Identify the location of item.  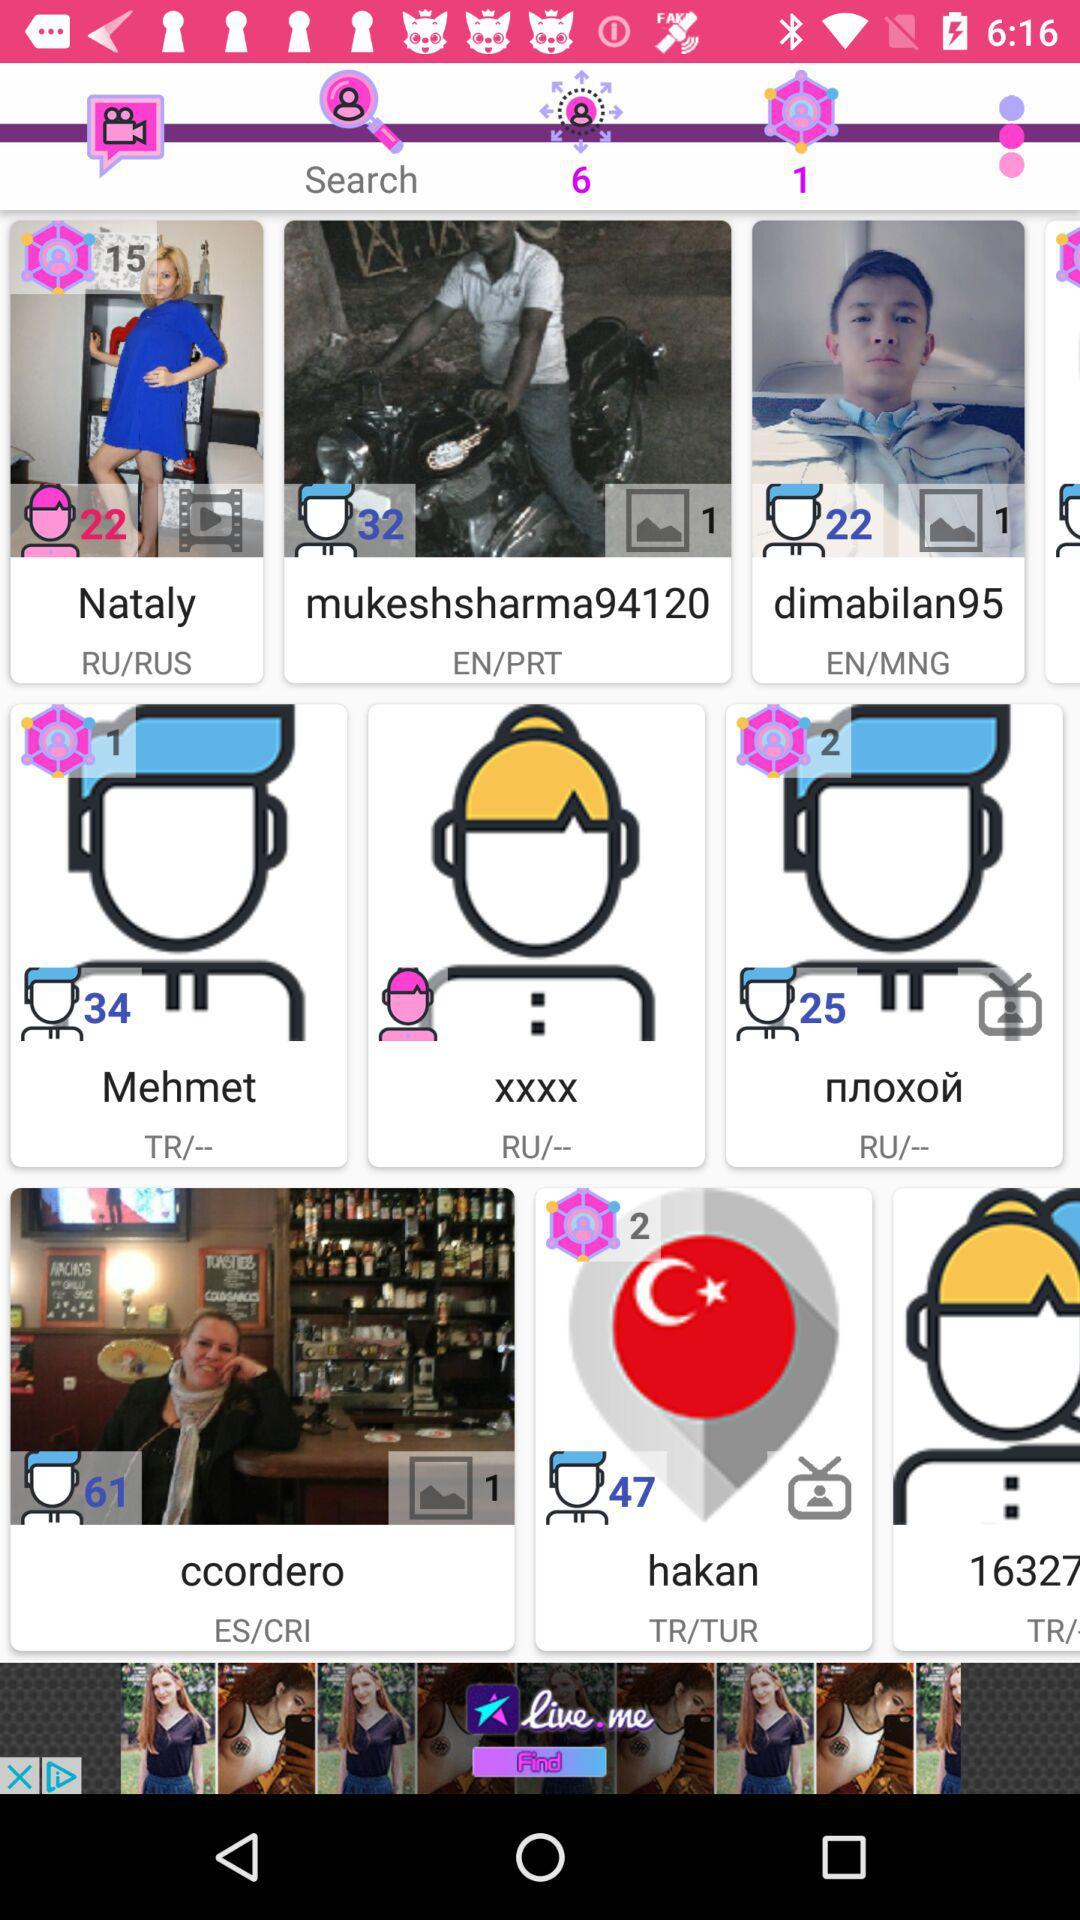
(177, 872).